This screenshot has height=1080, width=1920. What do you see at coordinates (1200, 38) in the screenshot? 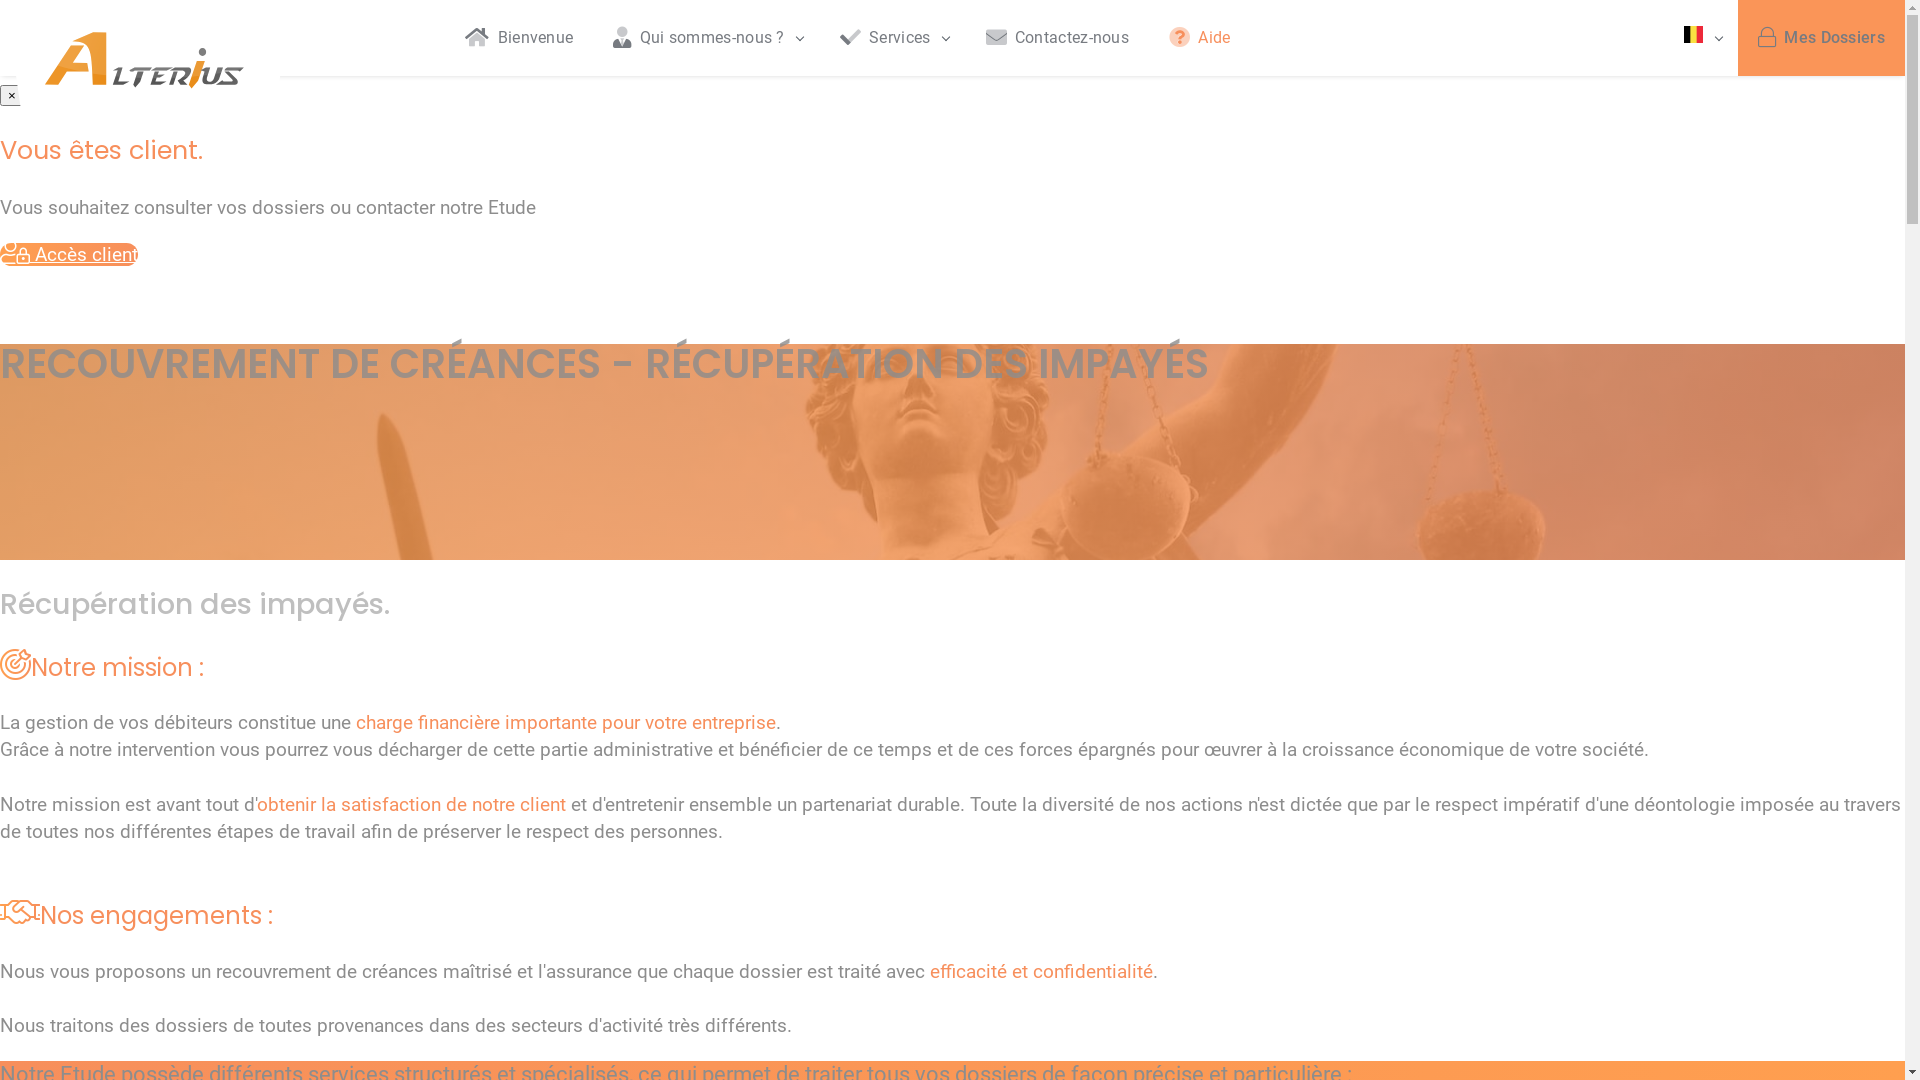
I see `'Aide'` at bounding box center [1200, 38].